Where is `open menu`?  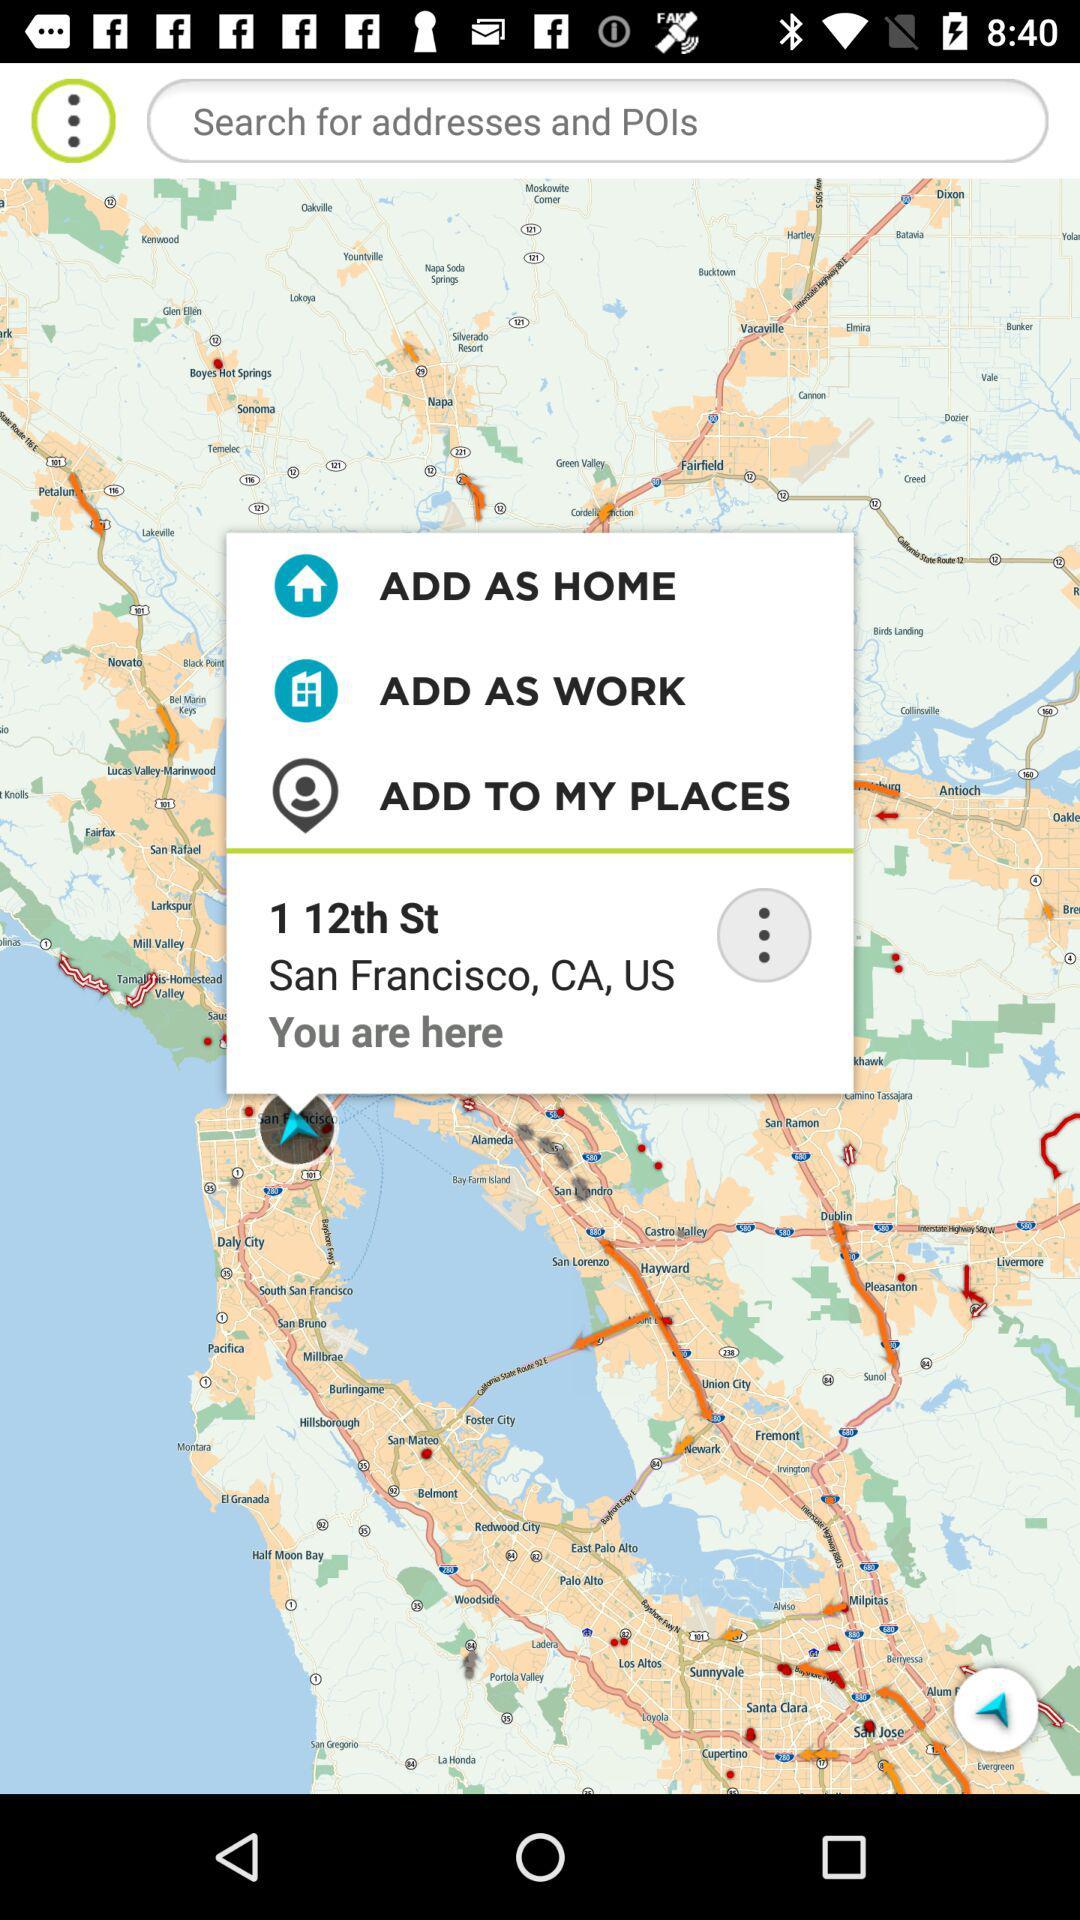
open menu is located at coordinates (72, 119).